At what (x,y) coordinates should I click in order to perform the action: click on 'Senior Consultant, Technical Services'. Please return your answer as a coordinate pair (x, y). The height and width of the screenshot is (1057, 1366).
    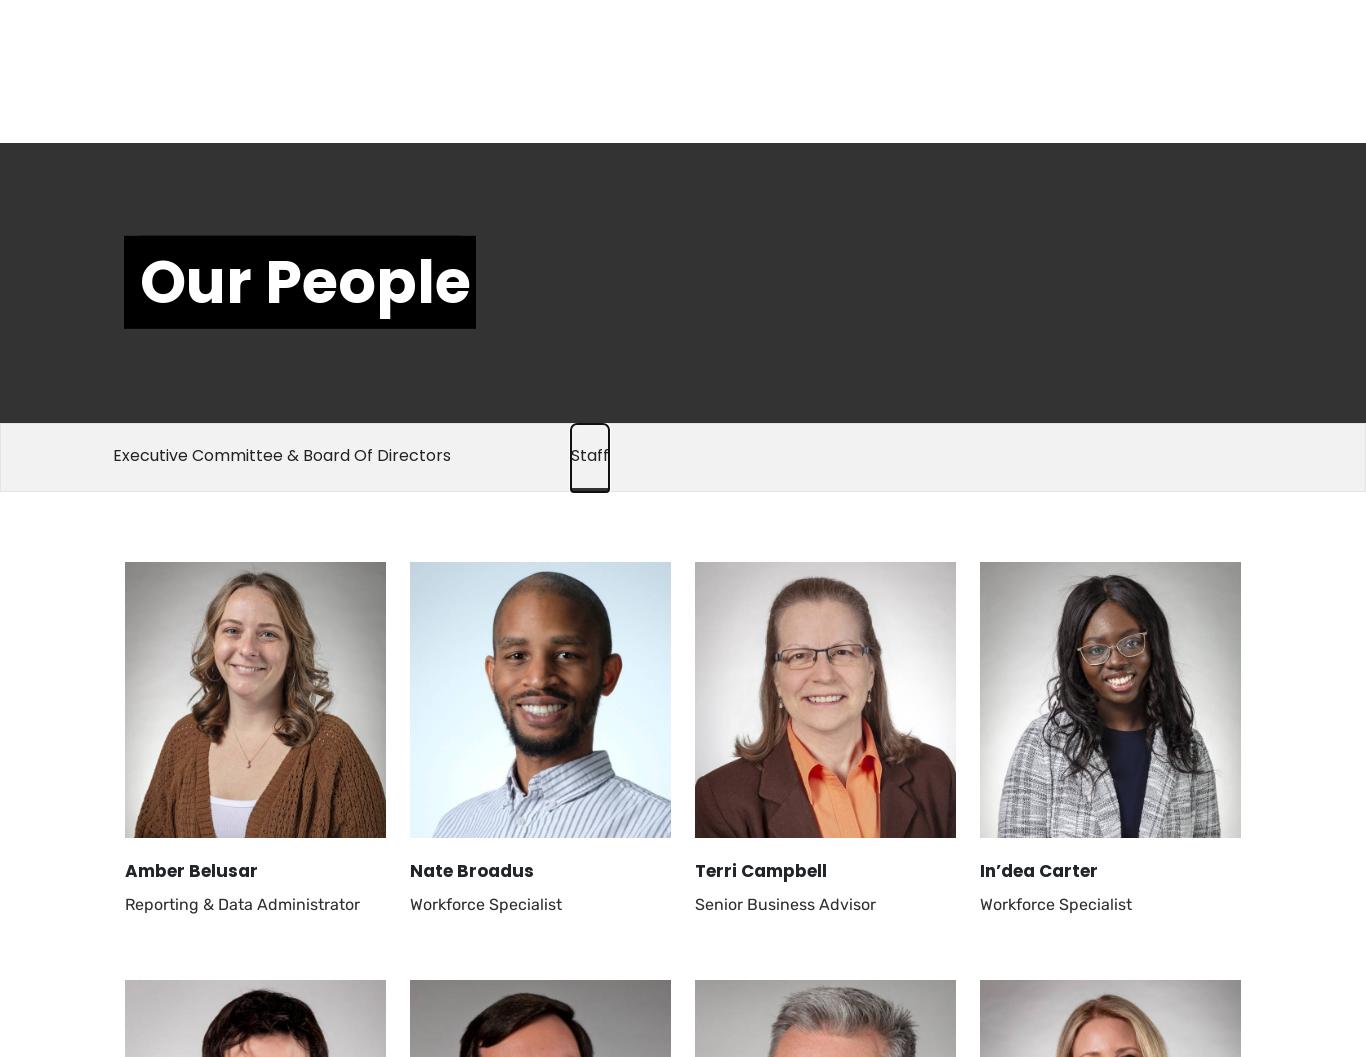
    Looking at the image, I should click on (231, 109).